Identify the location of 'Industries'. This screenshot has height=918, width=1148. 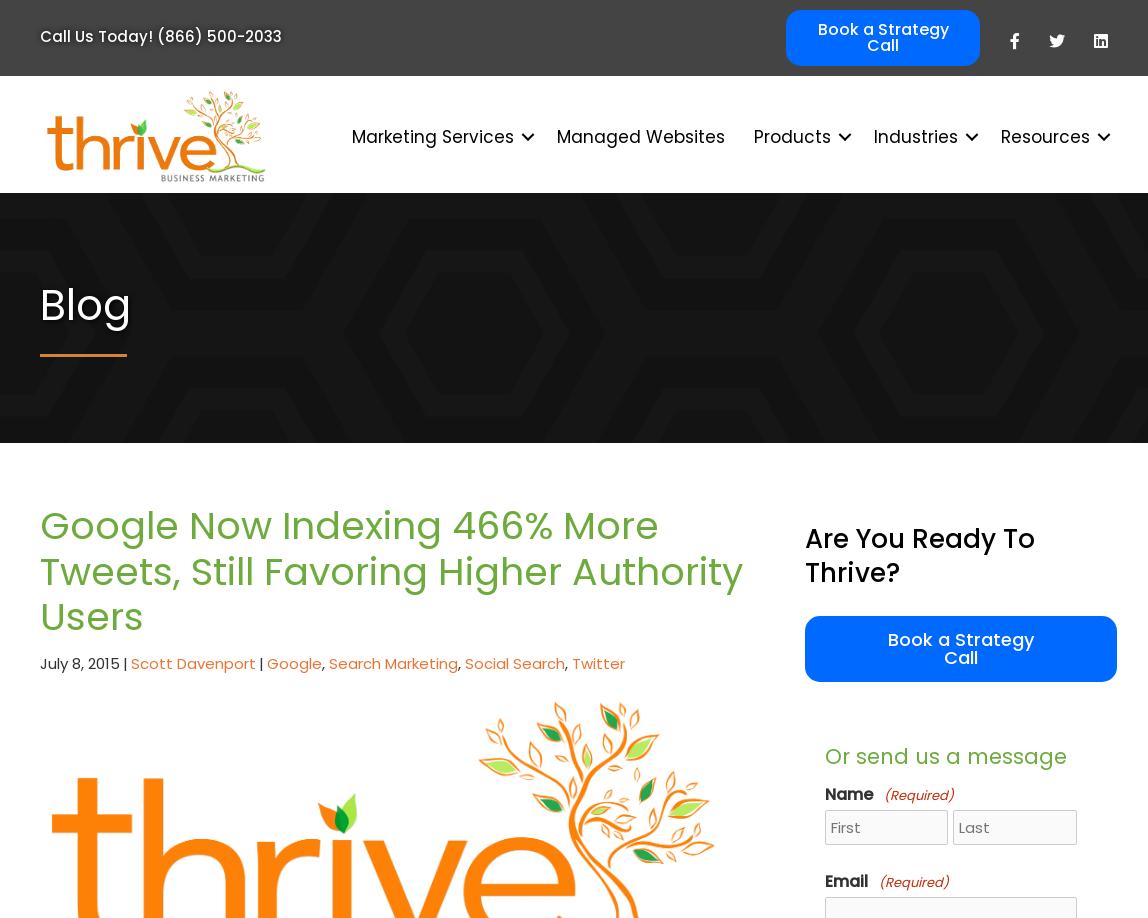
(873, 135).